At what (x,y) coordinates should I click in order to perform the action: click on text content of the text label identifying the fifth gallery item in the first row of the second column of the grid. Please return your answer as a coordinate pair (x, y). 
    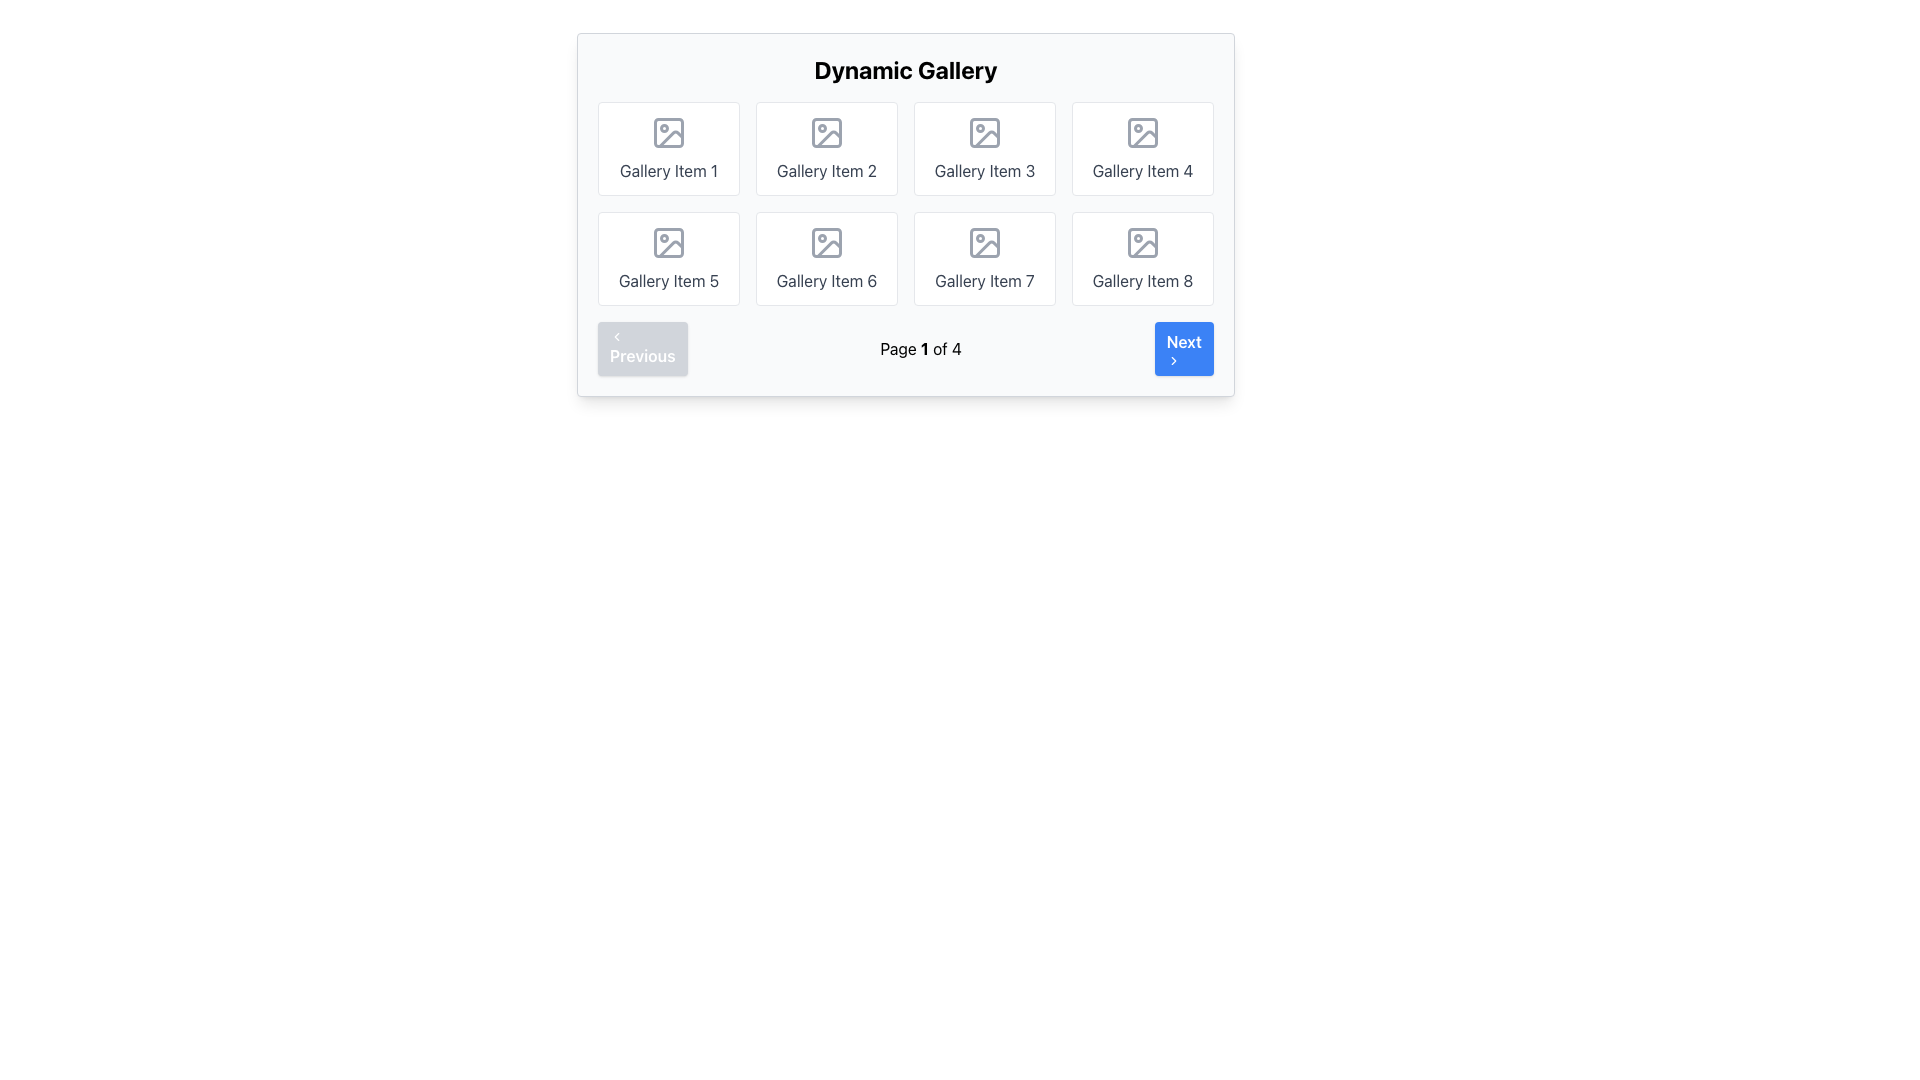
    Looking at the image, I should click on (668, 281).